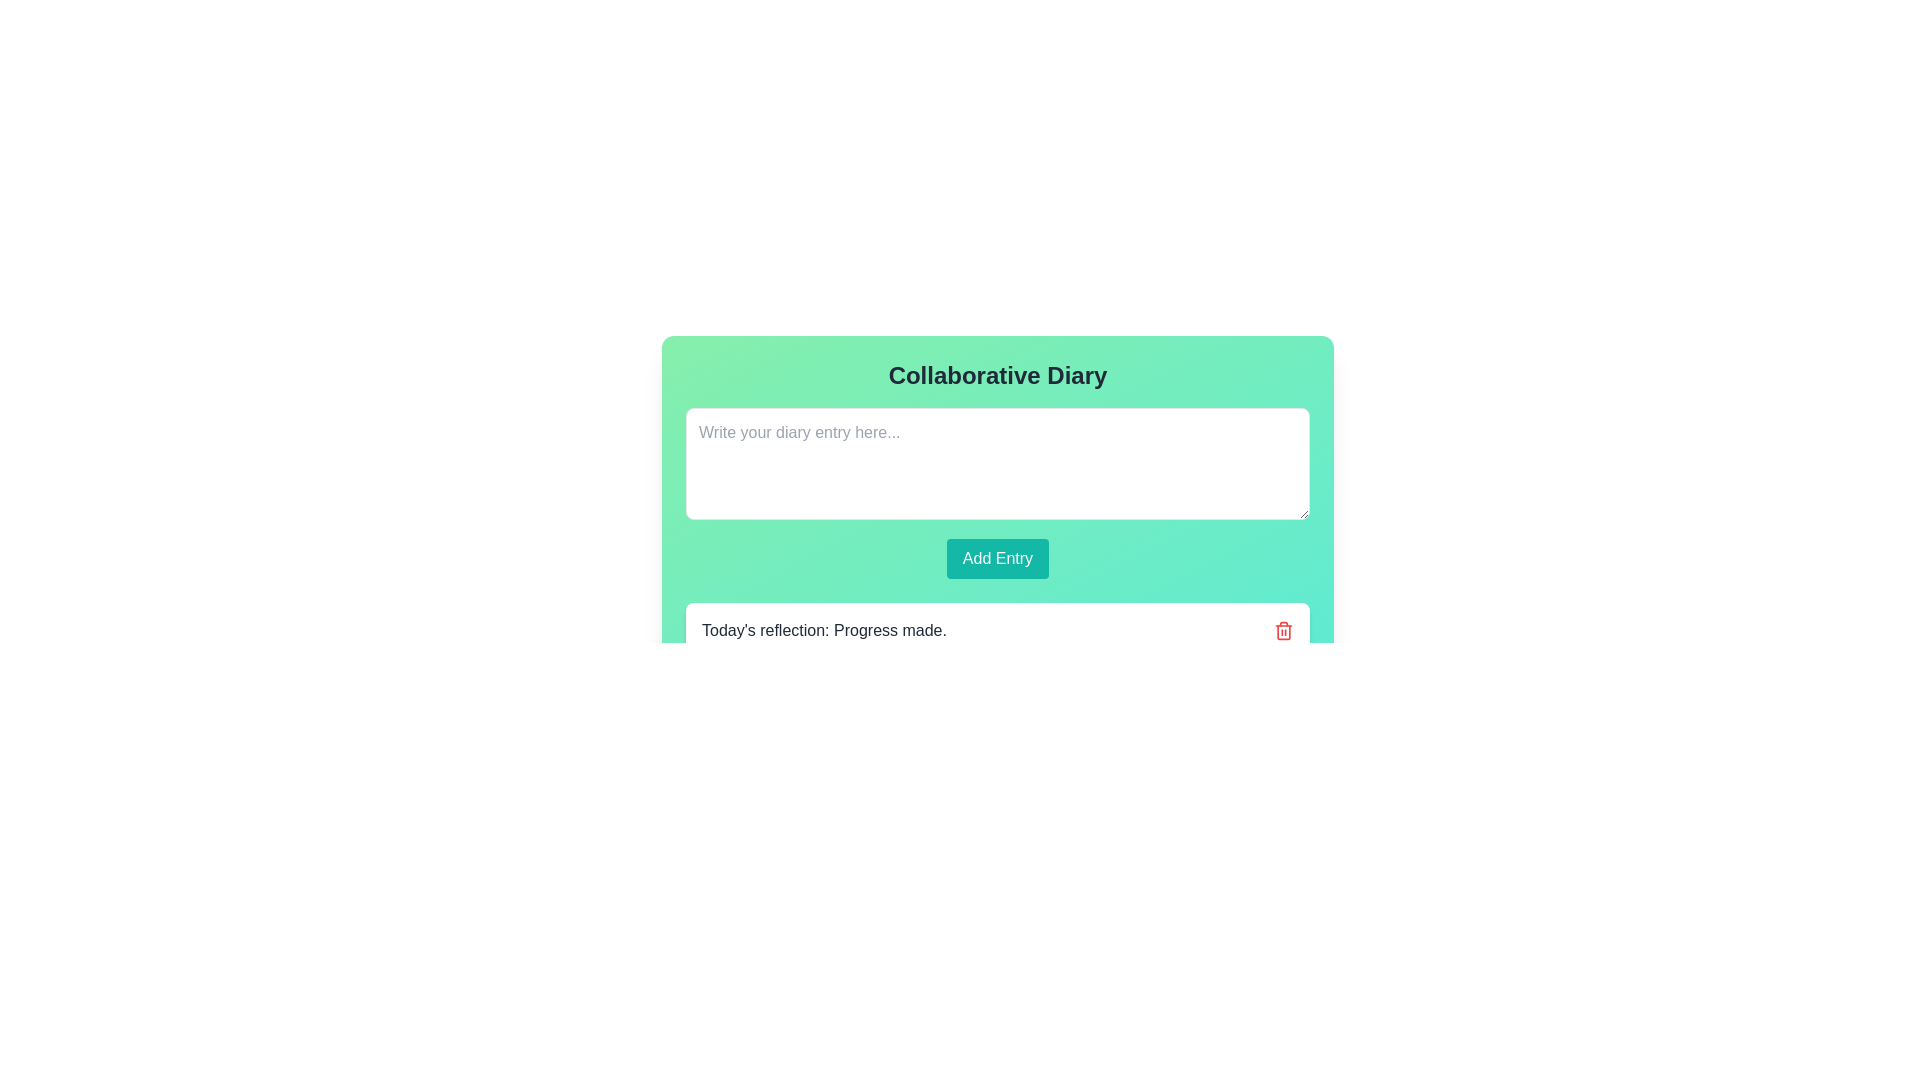  Describe the element at coordinates (998, 559) in the screenshot. I see `the 'Add Entry' button, which is a rectangular button with a teal background and white text` at that location.